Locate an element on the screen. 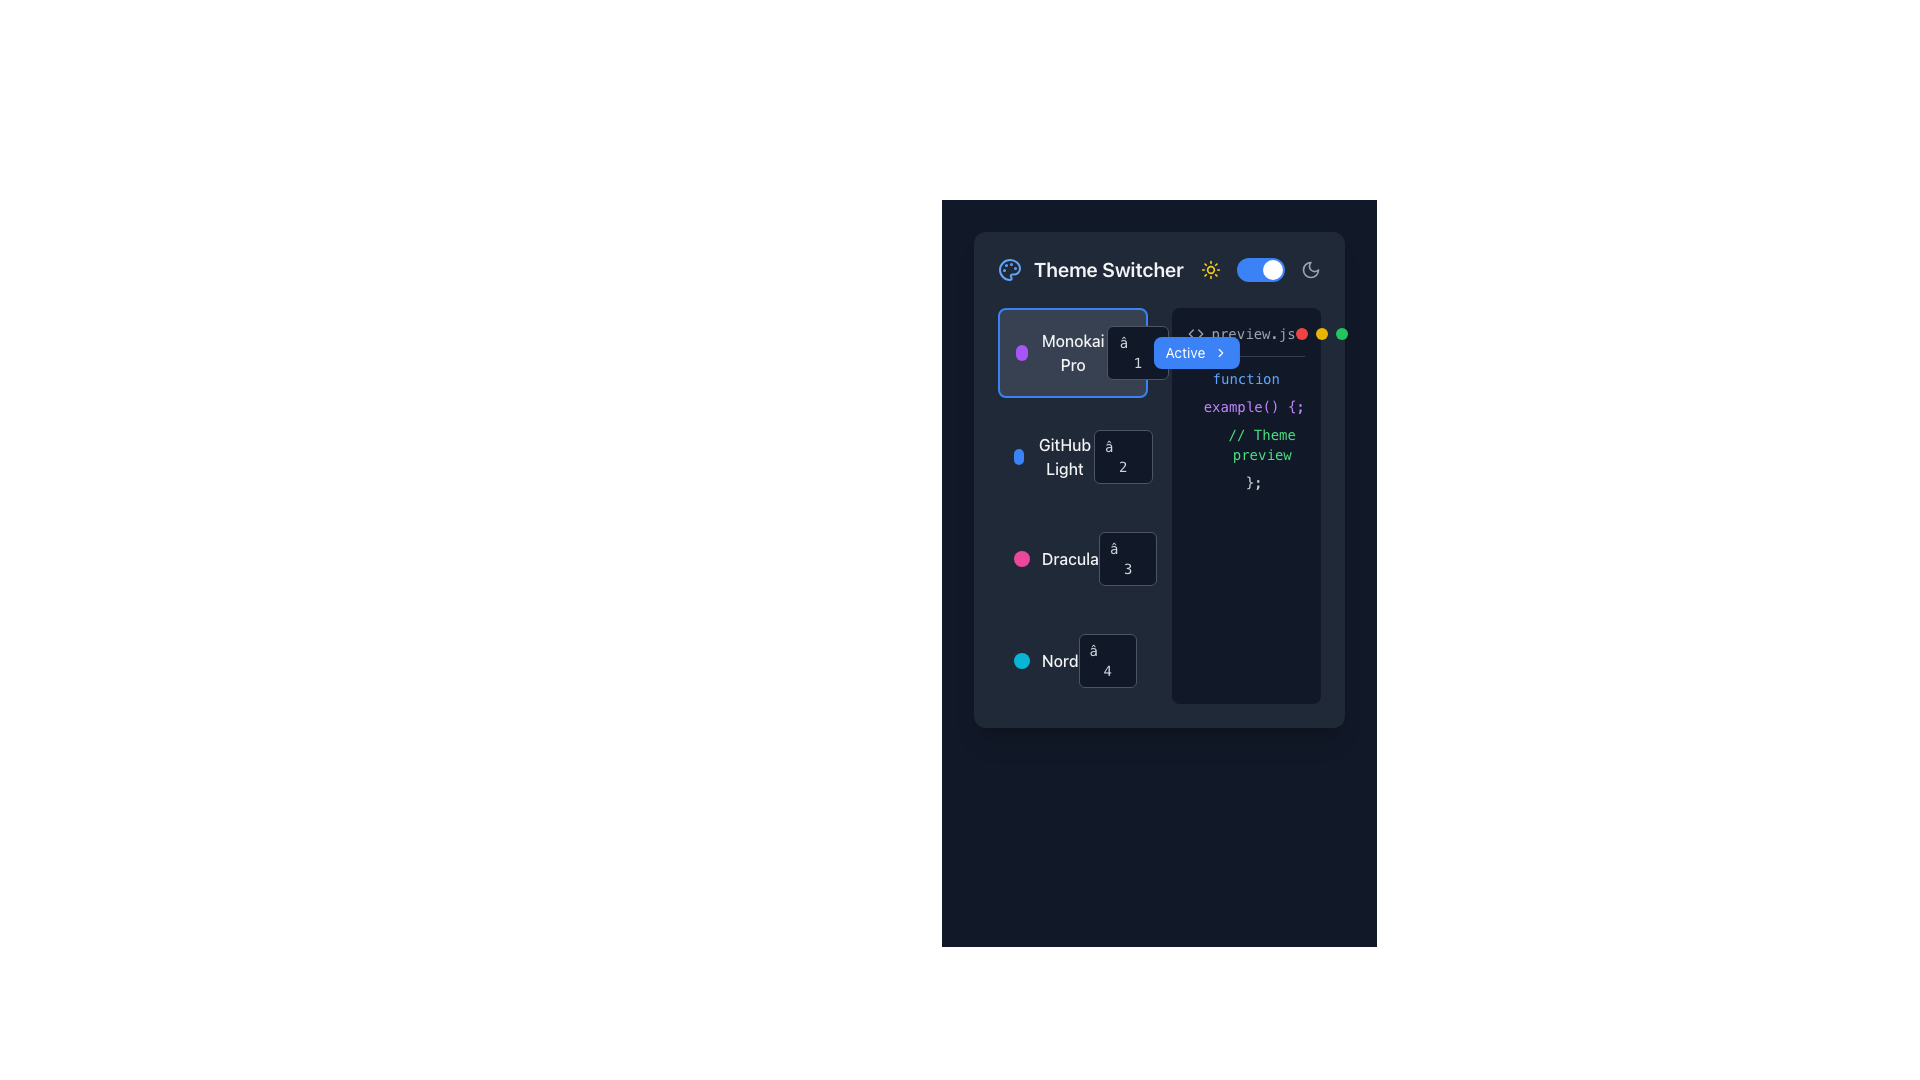 The width and height of the screenshot is (1920, 1080). the text label 'Monokai Pro' which is styled with a medium font weight and is part of a selection group alongside a purple circular indicator to associate it with its theme group is located at coordinates (1072, 352).